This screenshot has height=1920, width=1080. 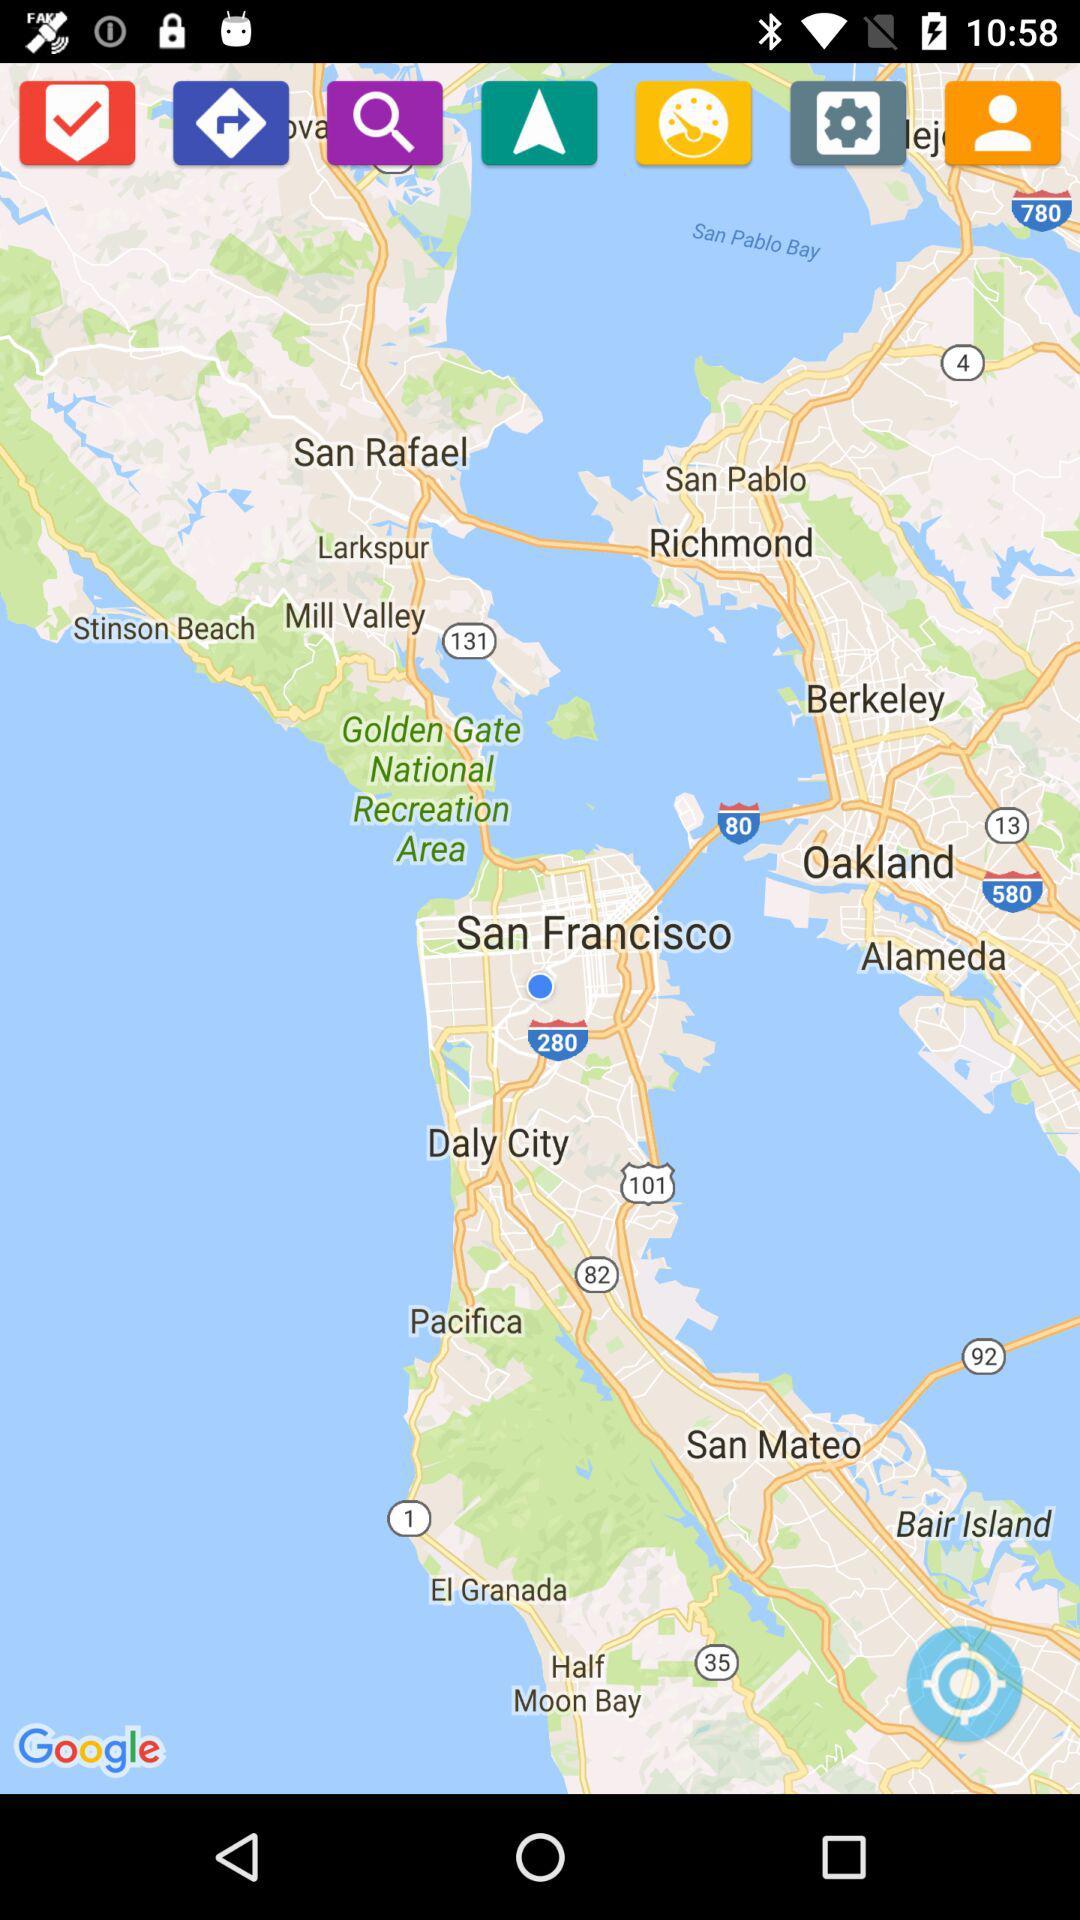 I want to click on focus on your location, so click(x=963, y=1693).